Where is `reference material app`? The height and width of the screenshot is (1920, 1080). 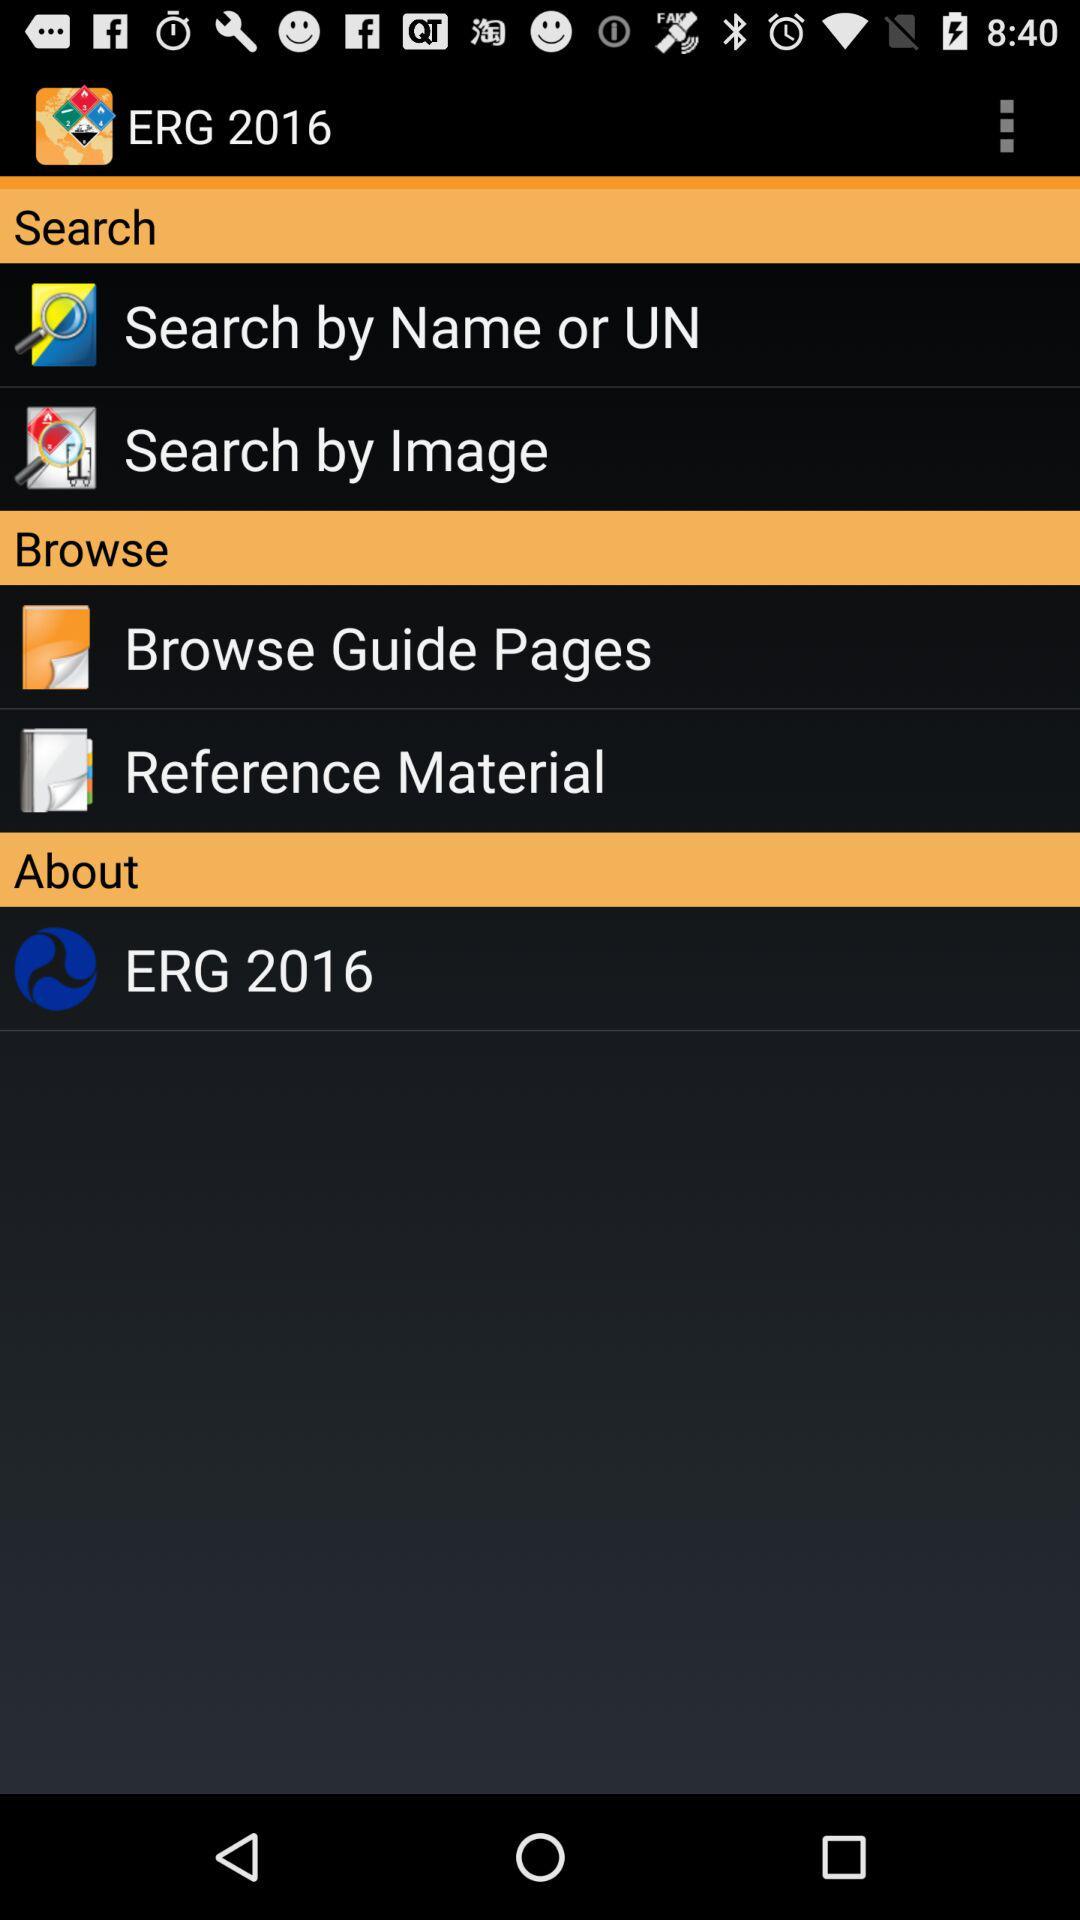
reference material app is located at coordinates (600, 769).